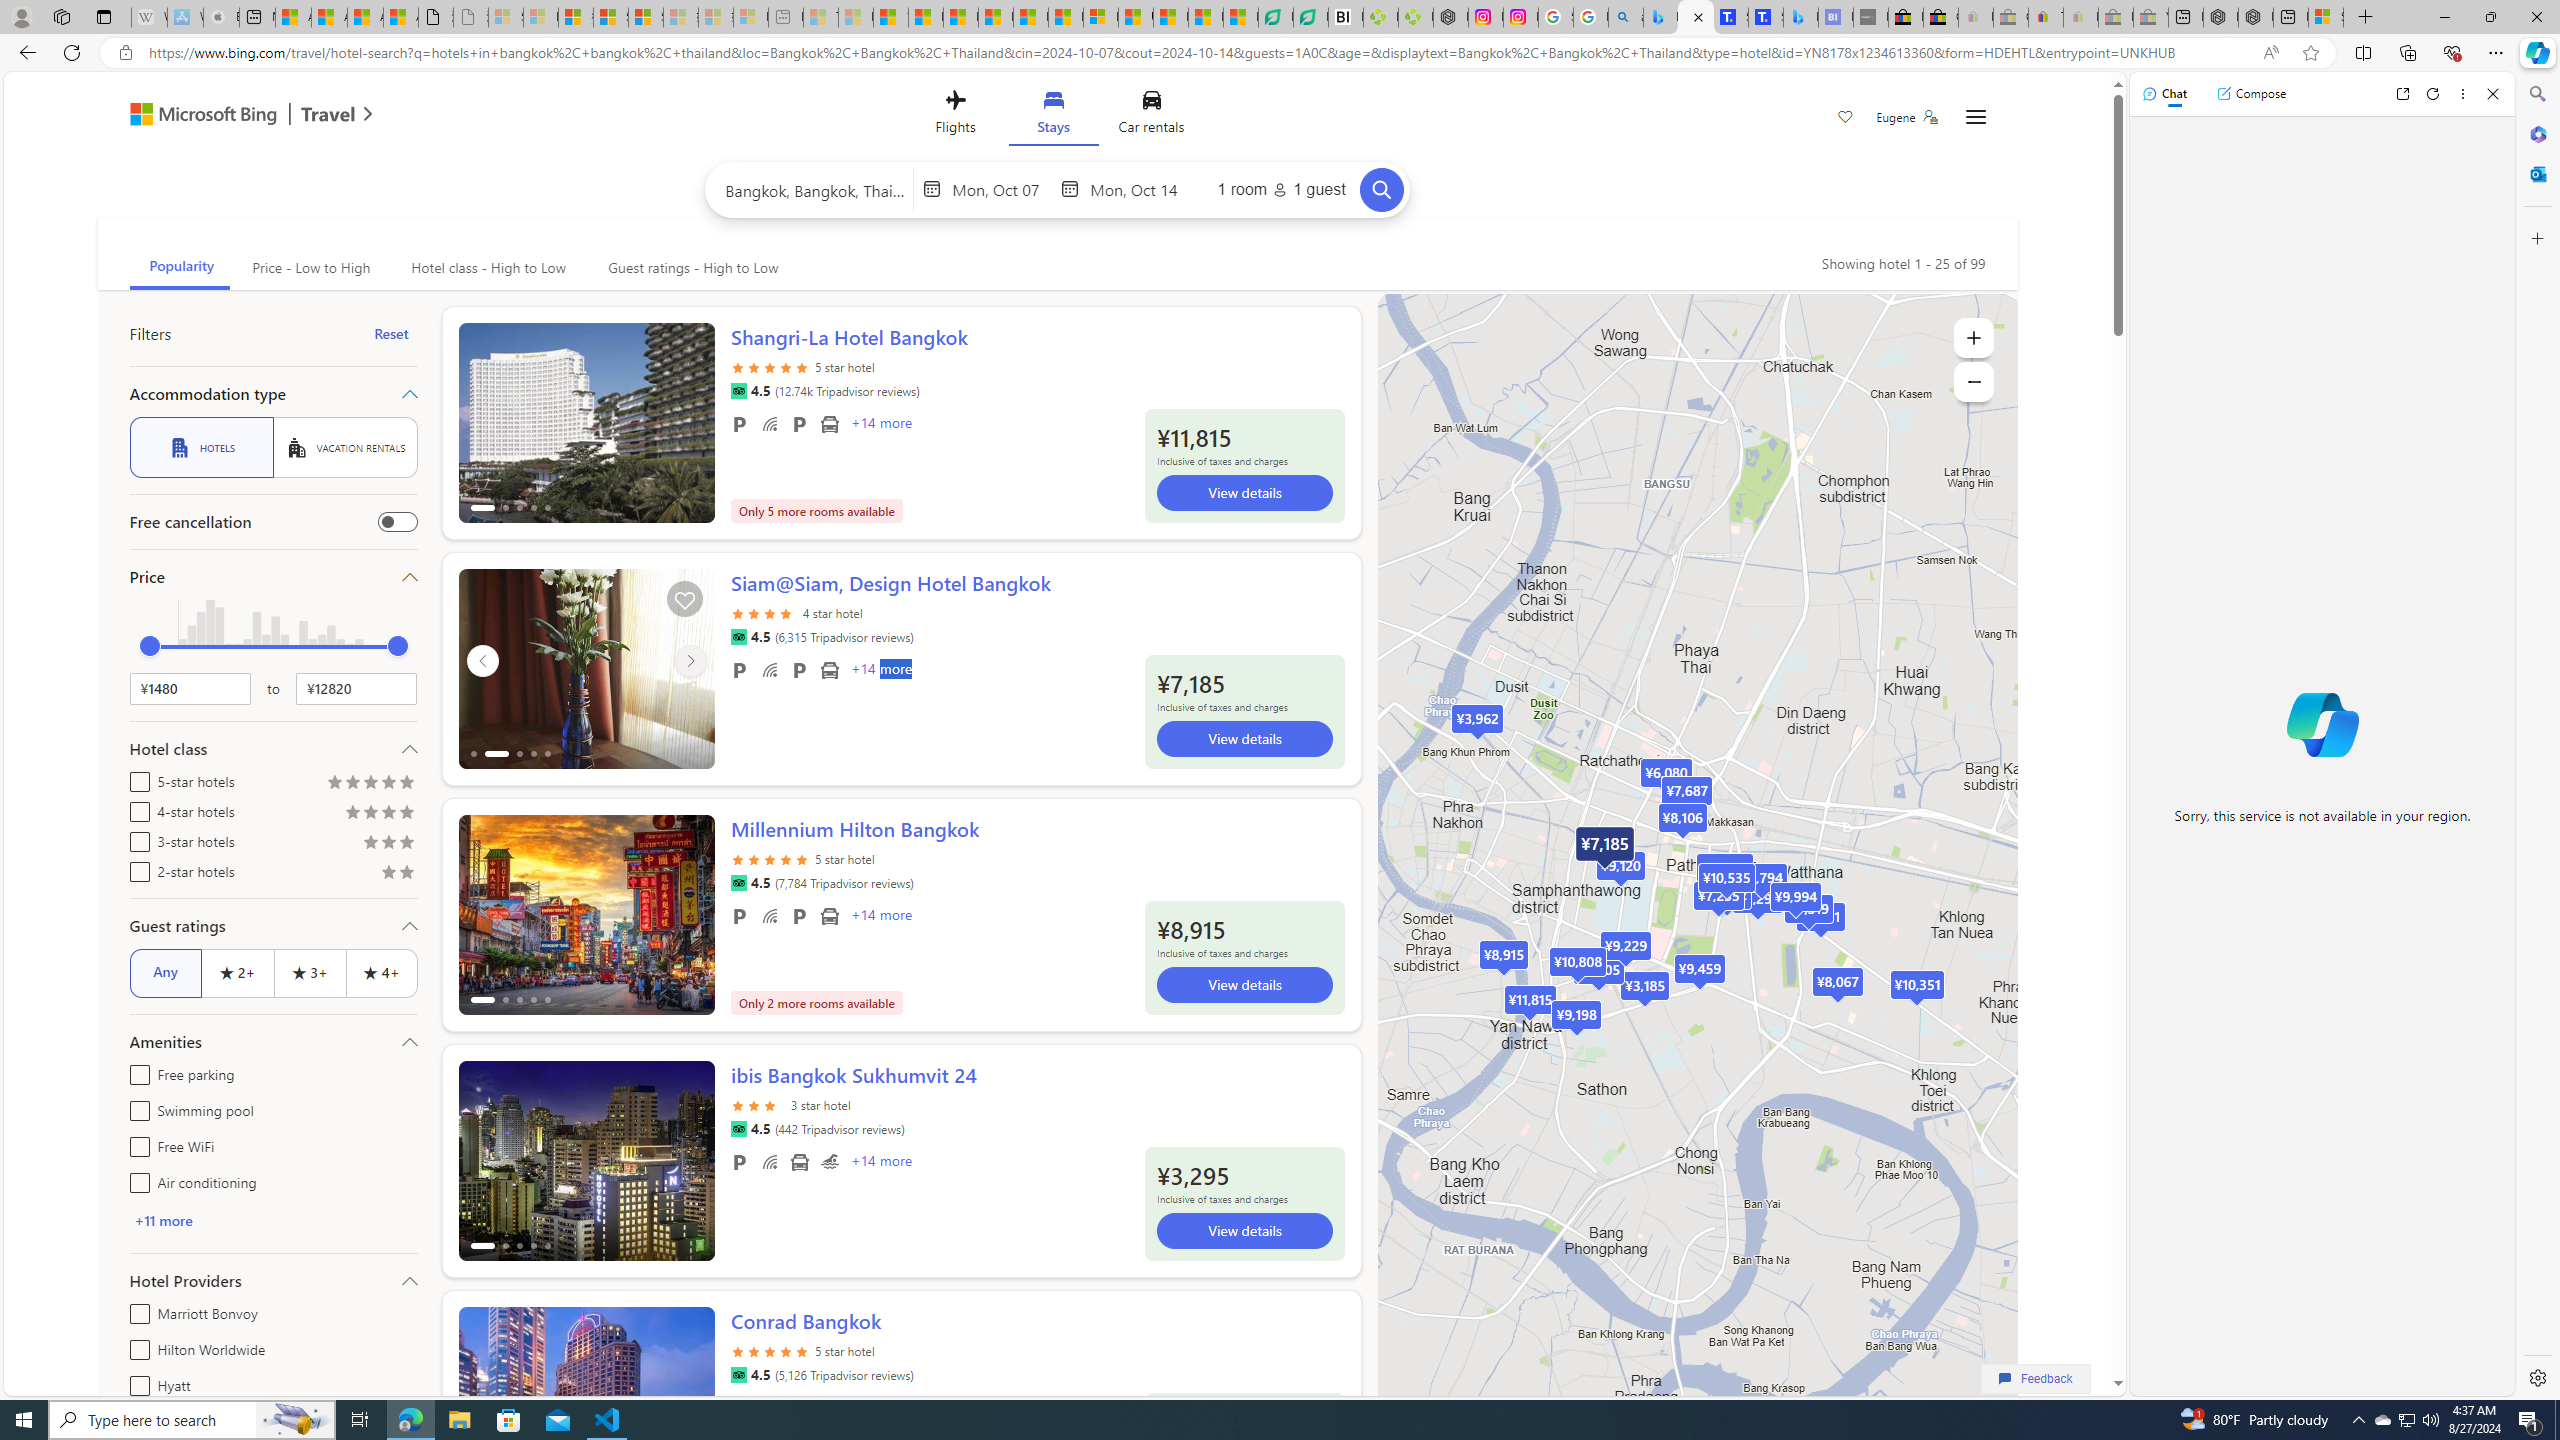 The image size is (2560, 1440). Describe the element at coordinates (820, 16) in the screenshot. I see `'Top Stories - MSN - Sleeping'` at that location.